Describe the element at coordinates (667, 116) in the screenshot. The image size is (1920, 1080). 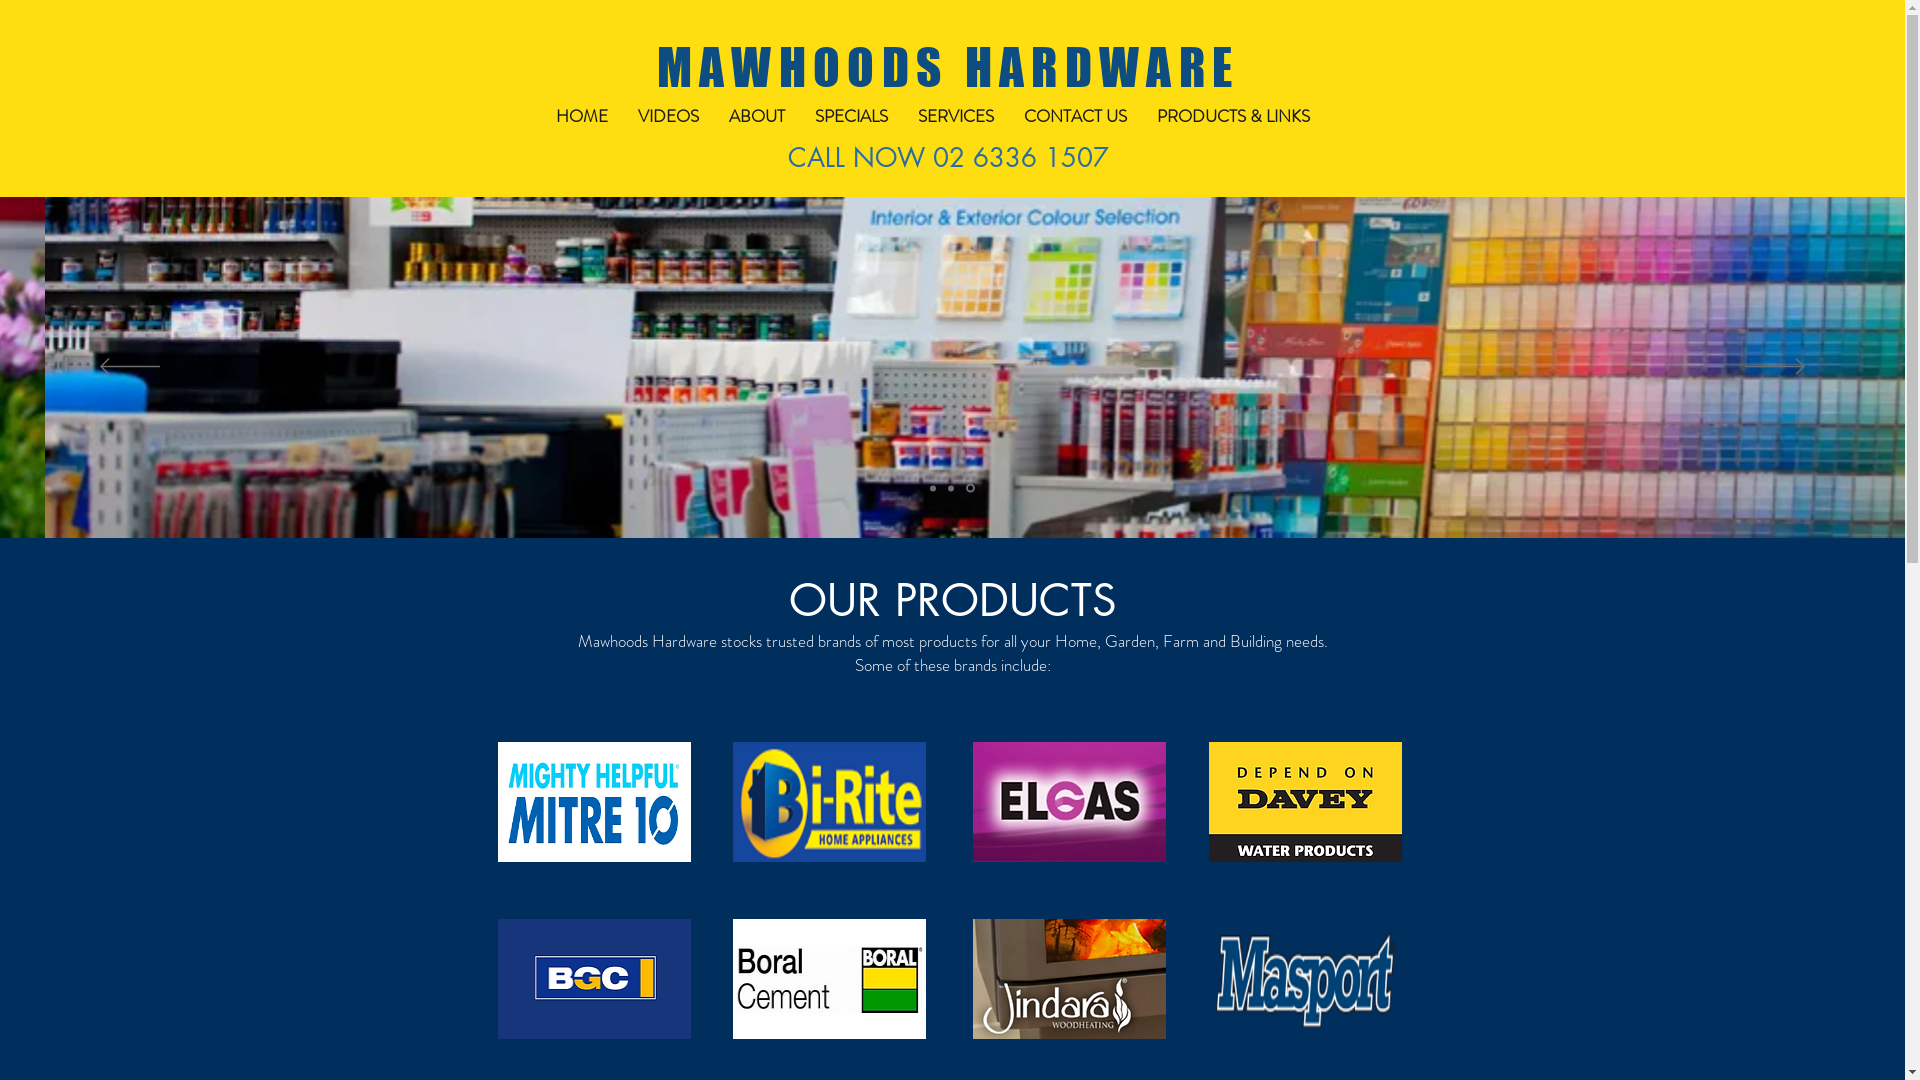
I see `'VIDEOS'` at that location.